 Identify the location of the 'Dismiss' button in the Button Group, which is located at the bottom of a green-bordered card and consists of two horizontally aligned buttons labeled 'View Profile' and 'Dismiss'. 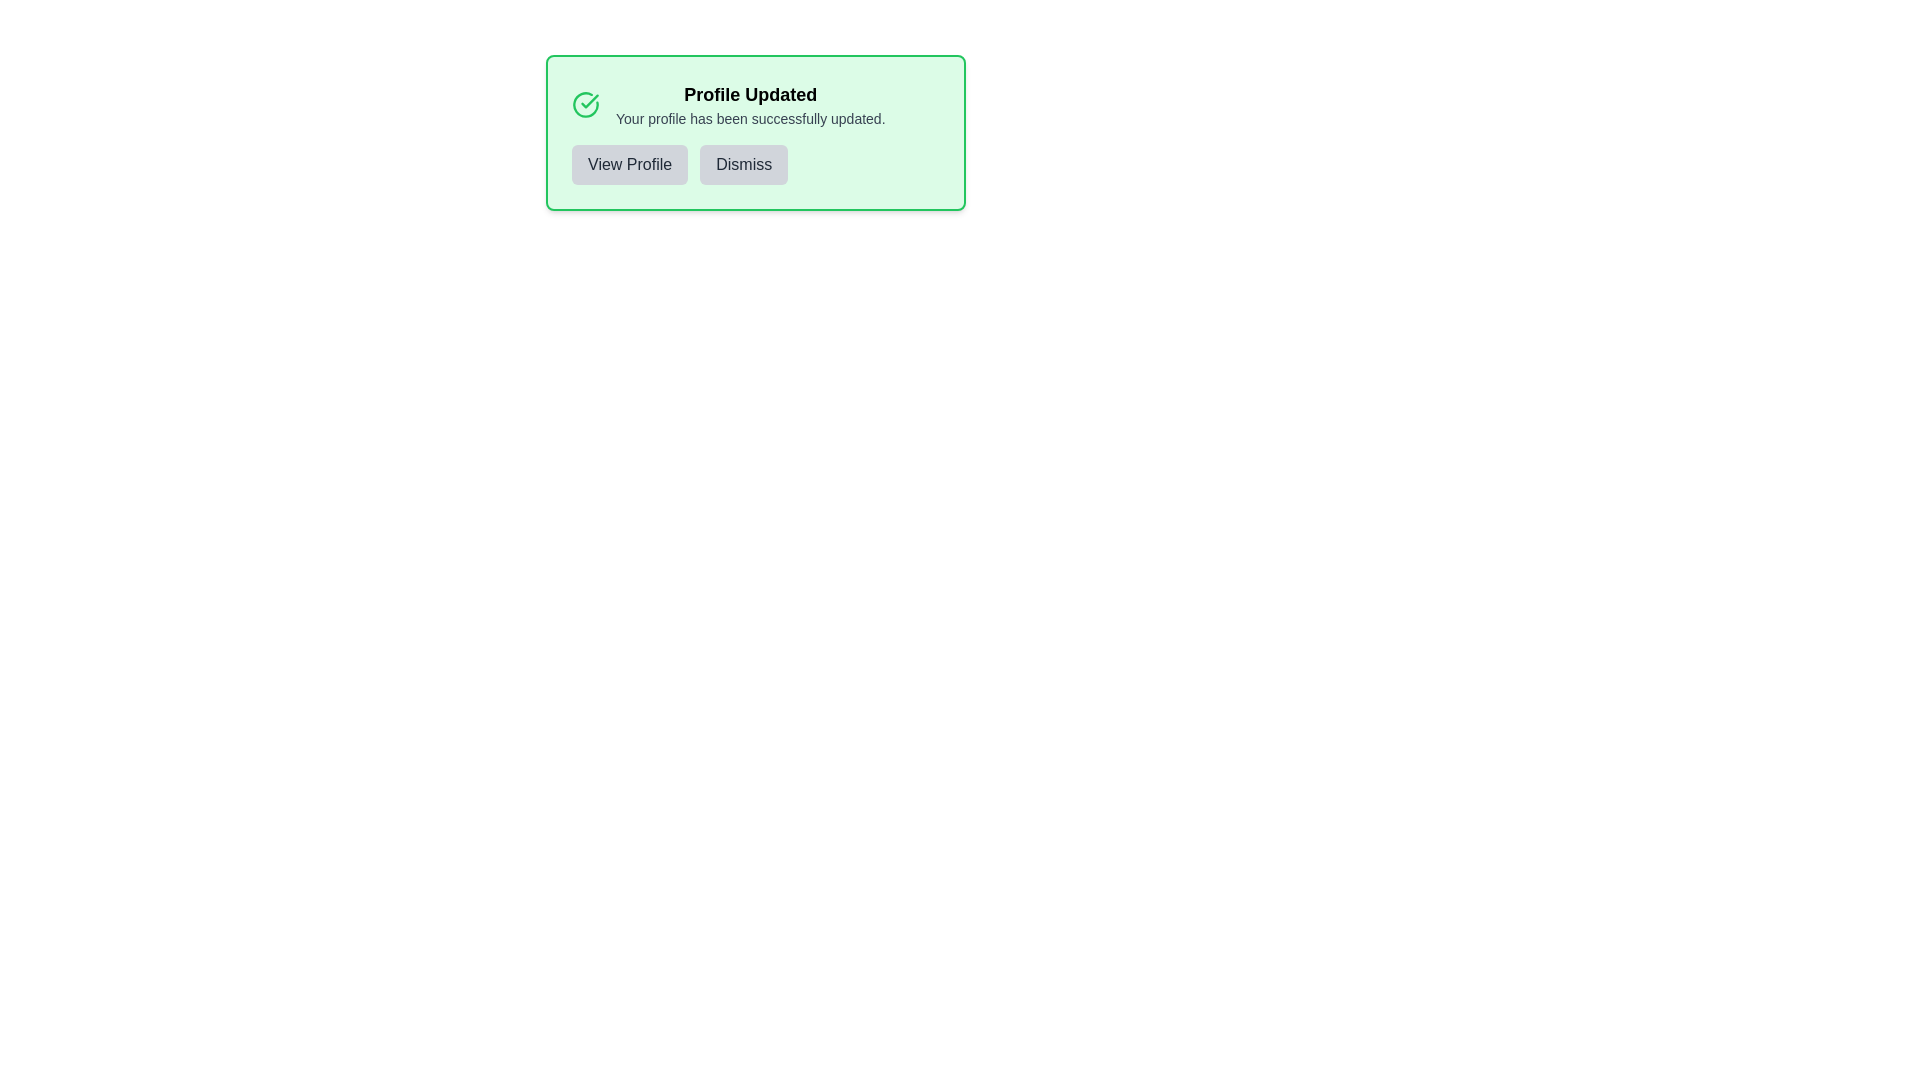
(754, 164).